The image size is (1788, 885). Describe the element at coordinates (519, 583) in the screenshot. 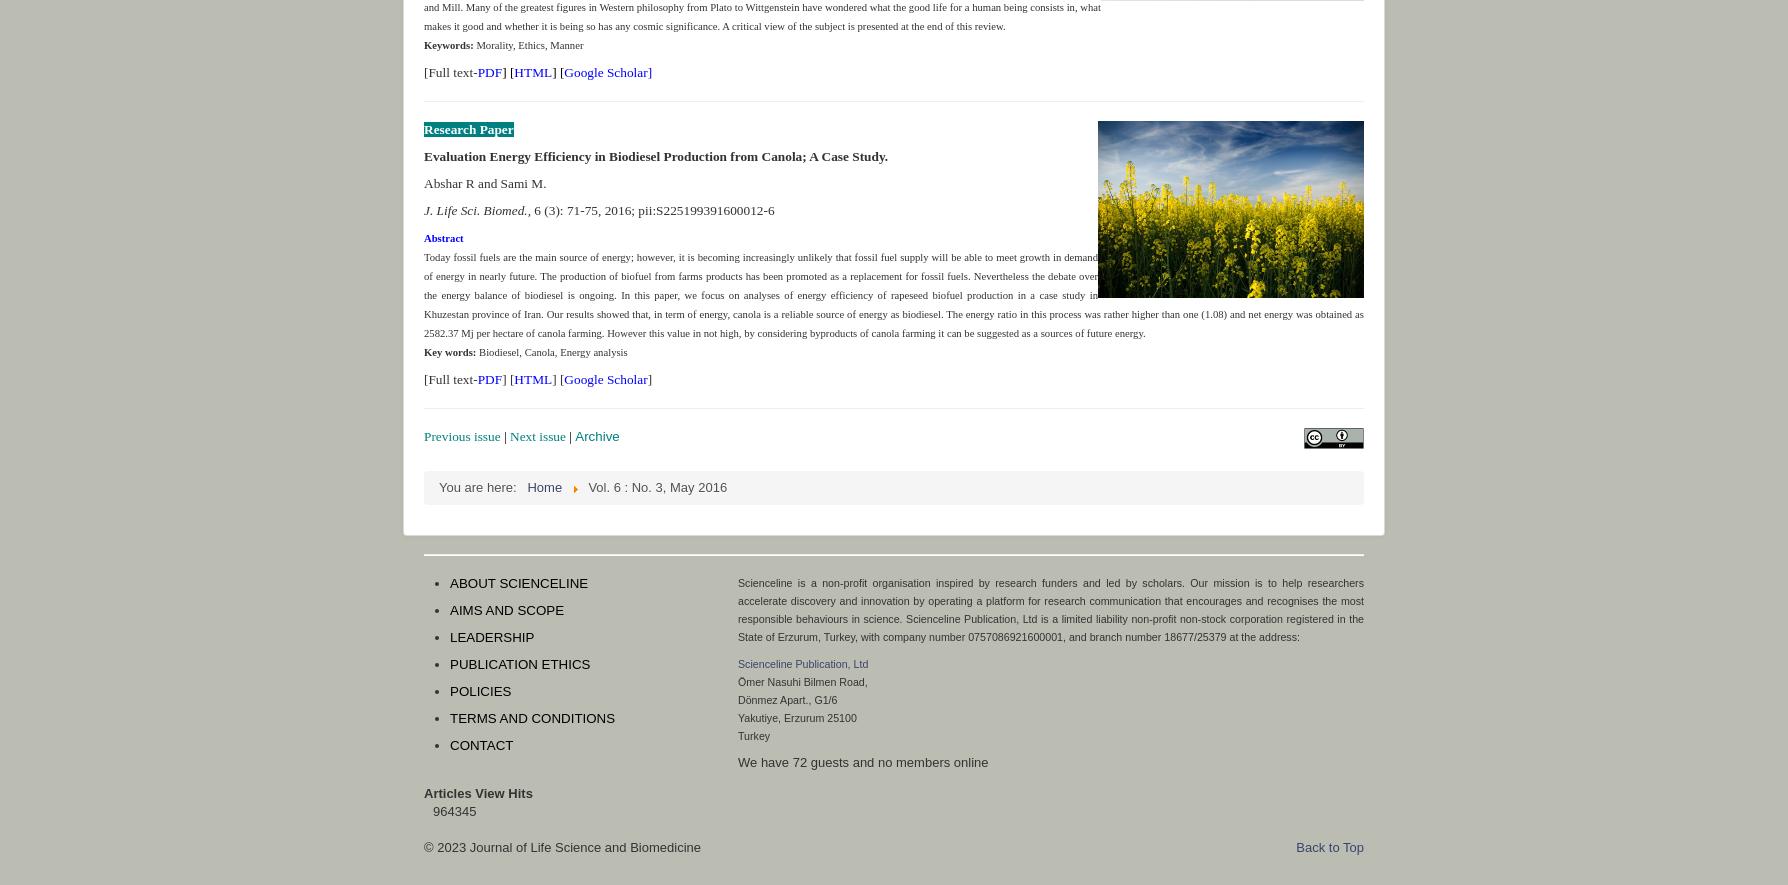

I see `'ABOUT SCIENCELINE'` at that location.